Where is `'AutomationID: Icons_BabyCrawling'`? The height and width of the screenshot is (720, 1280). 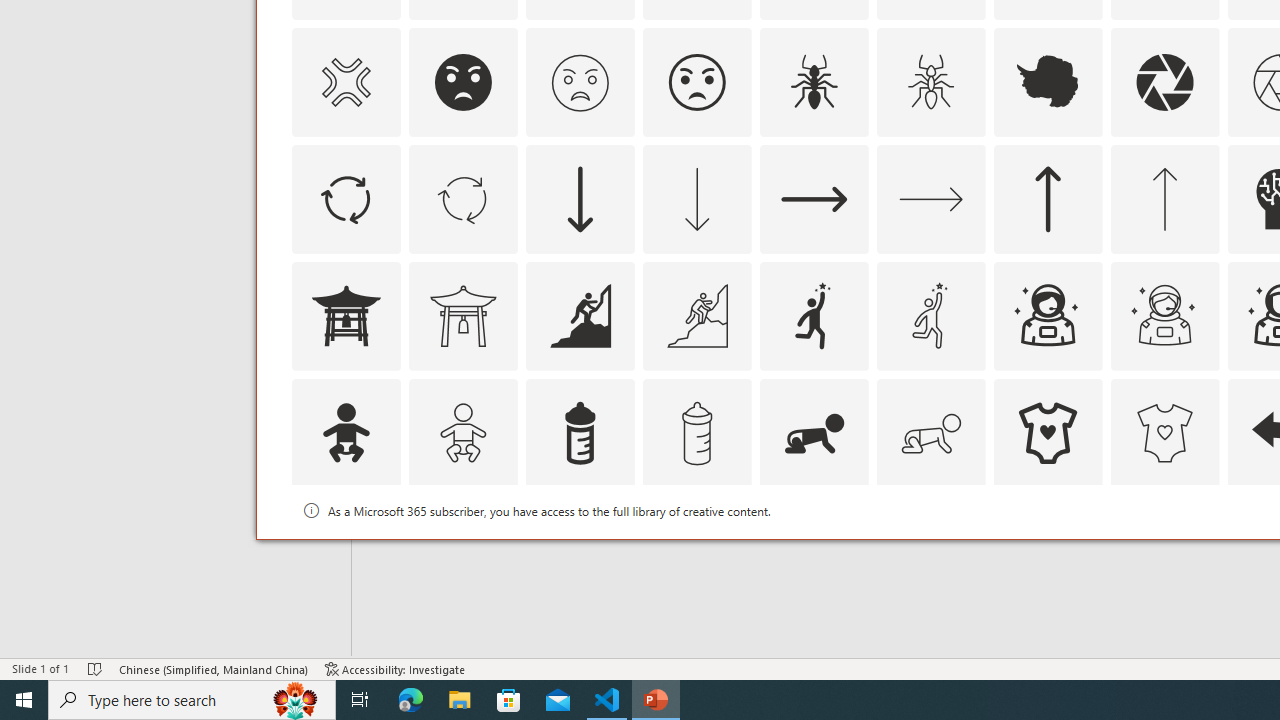 'AutomationID: Icons_BabyCrawling' is located at coordinates (814, 431).